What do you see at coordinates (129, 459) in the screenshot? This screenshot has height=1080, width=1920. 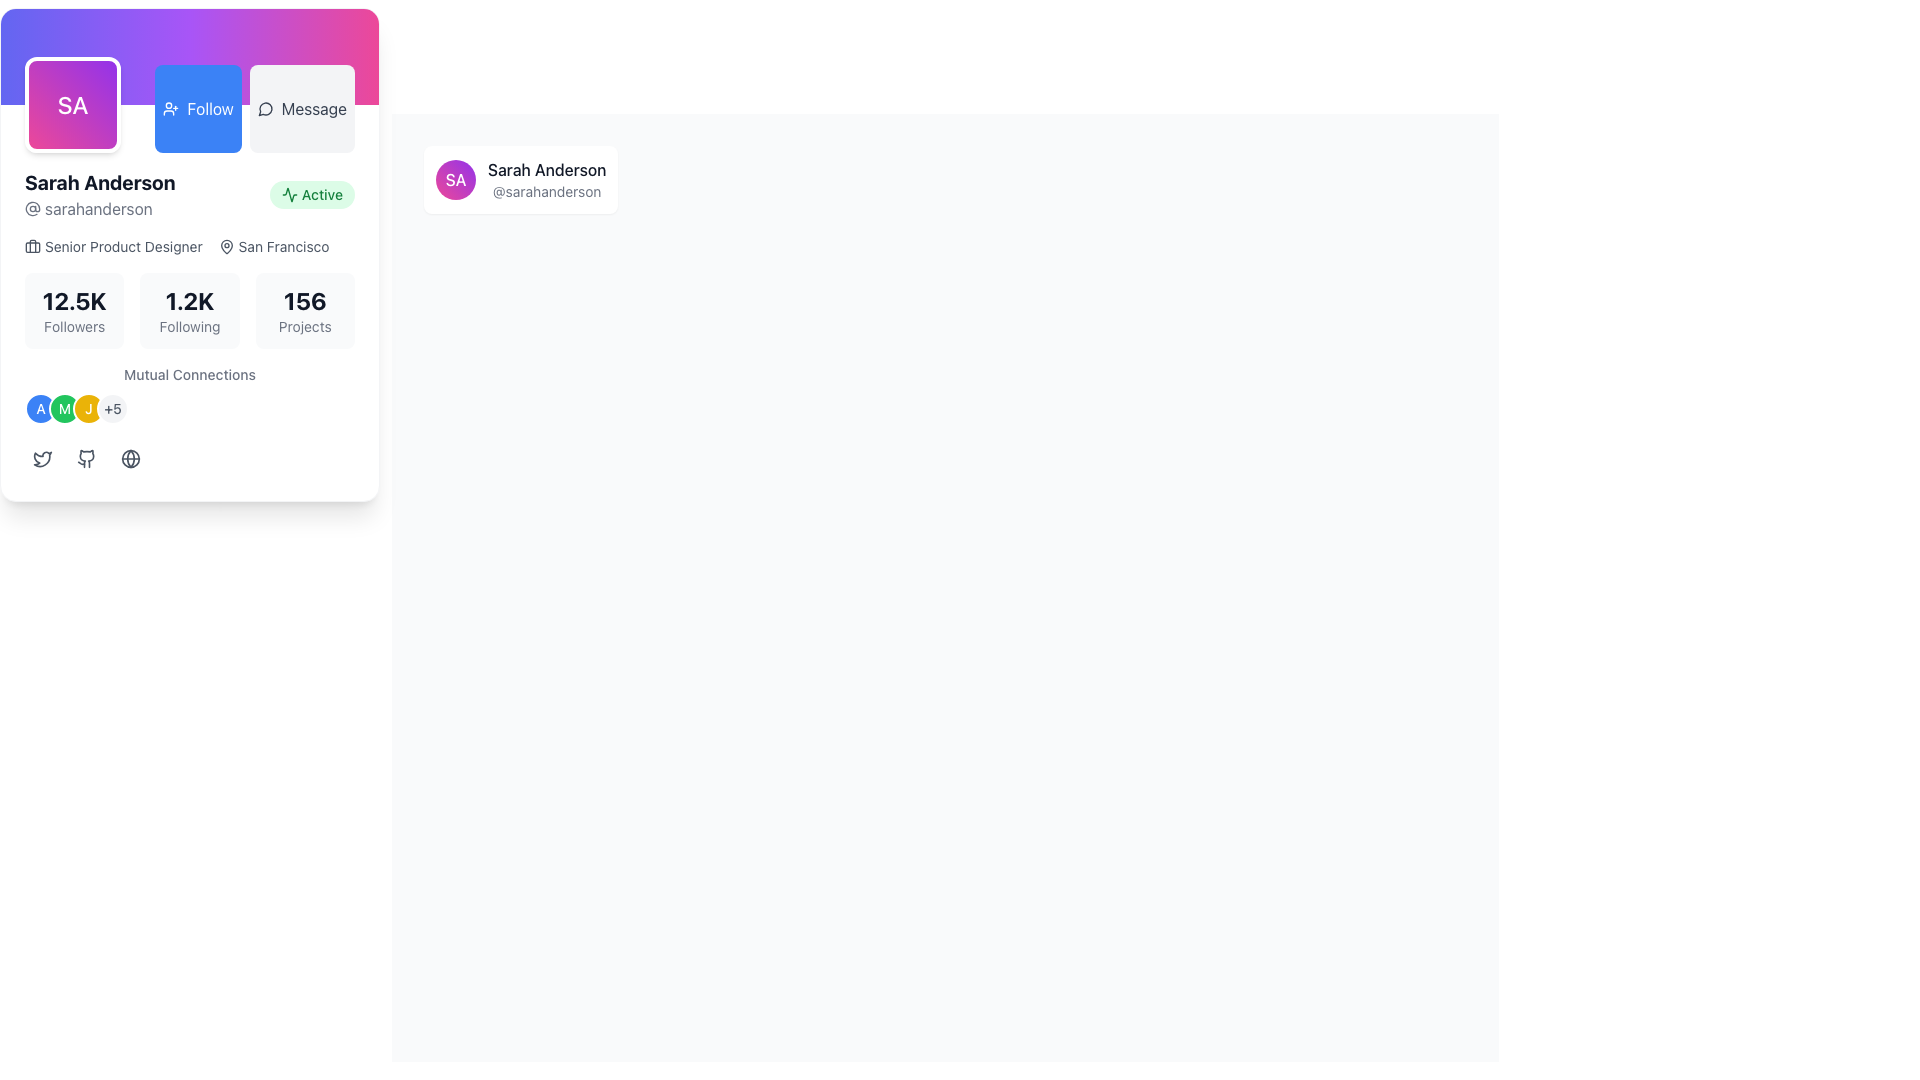 I see `the icon located at the bottom-left part of the user profile card, which potentially links to a webpage or external resource related to the user profile` at bounding box center [129, 459].